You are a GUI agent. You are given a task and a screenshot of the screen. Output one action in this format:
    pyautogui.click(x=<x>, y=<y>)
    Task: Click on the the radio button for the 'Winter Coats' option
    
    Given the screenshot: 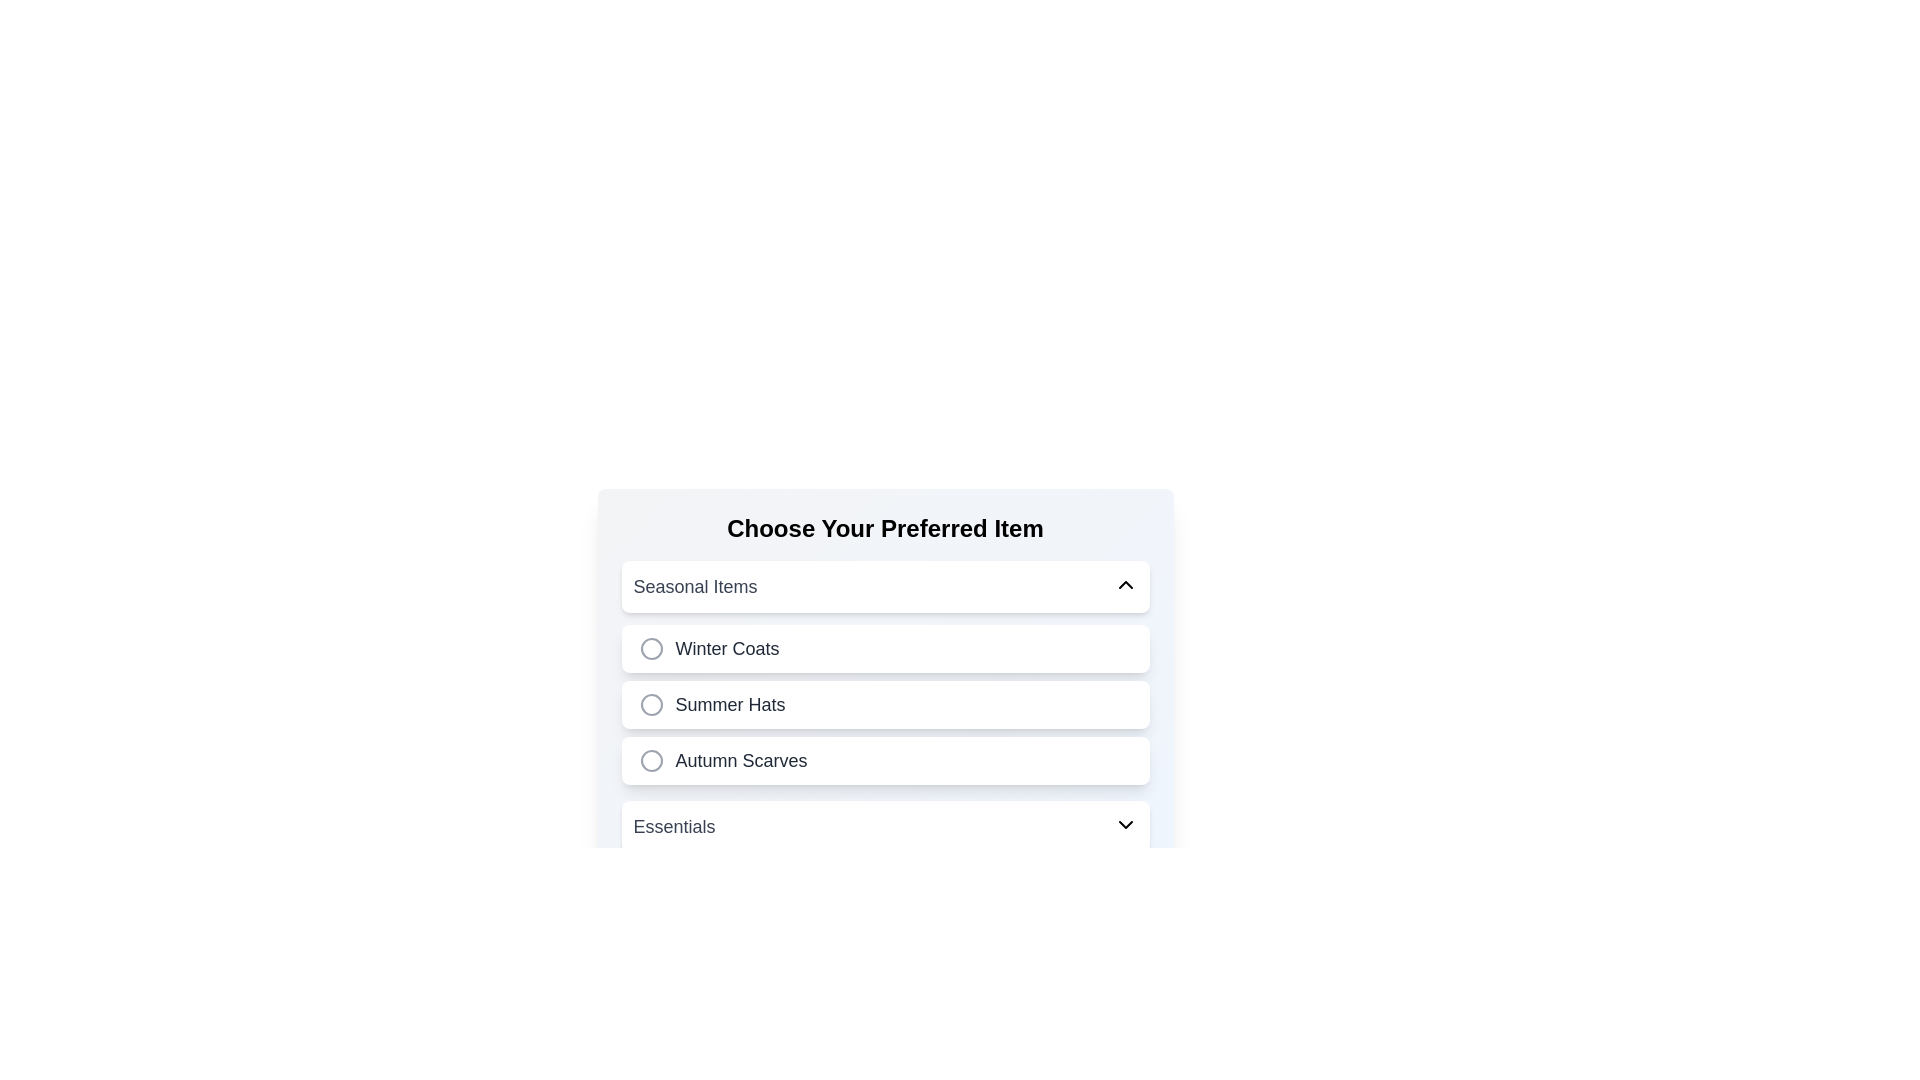 What is the action you would take?
    pyautogui.click(x=651, y=648)
    